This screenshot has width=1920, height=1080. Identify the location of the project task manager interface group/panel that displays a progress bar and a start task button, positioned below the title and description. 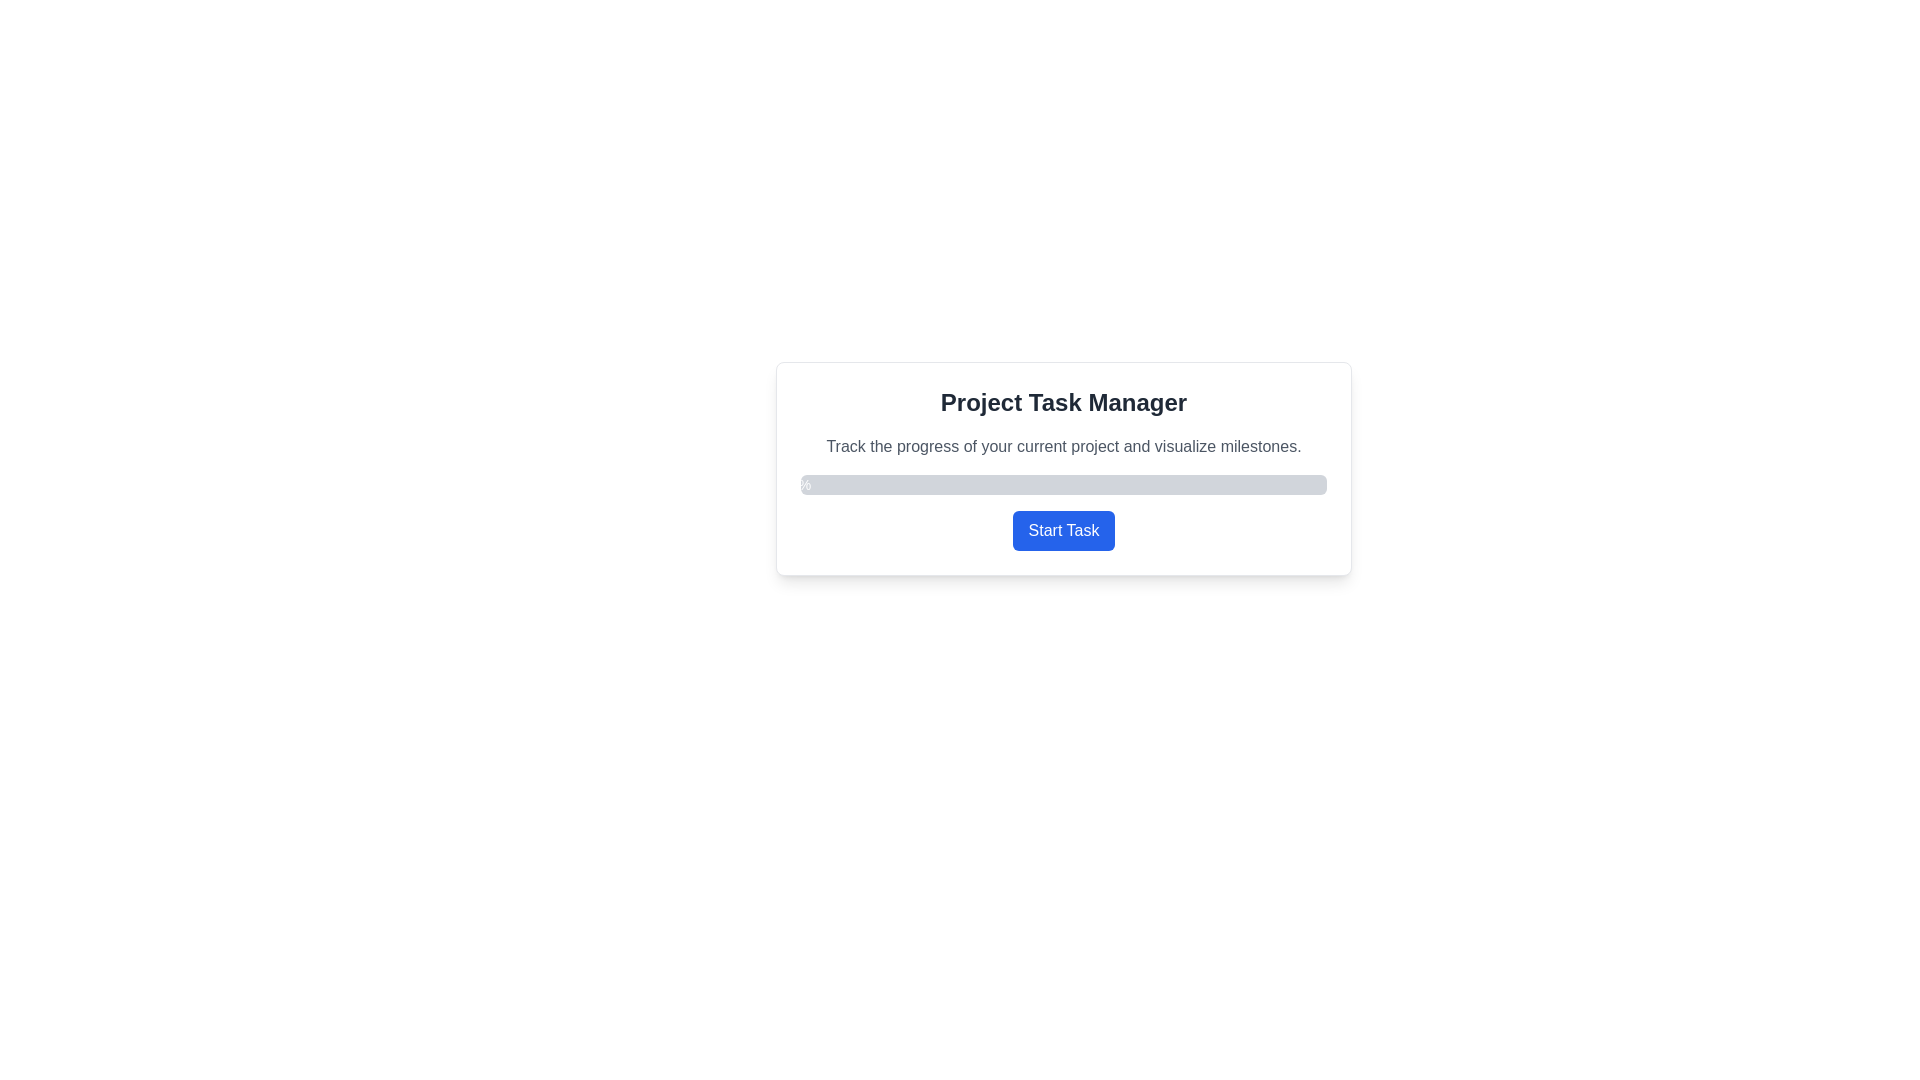
(1063, 469).